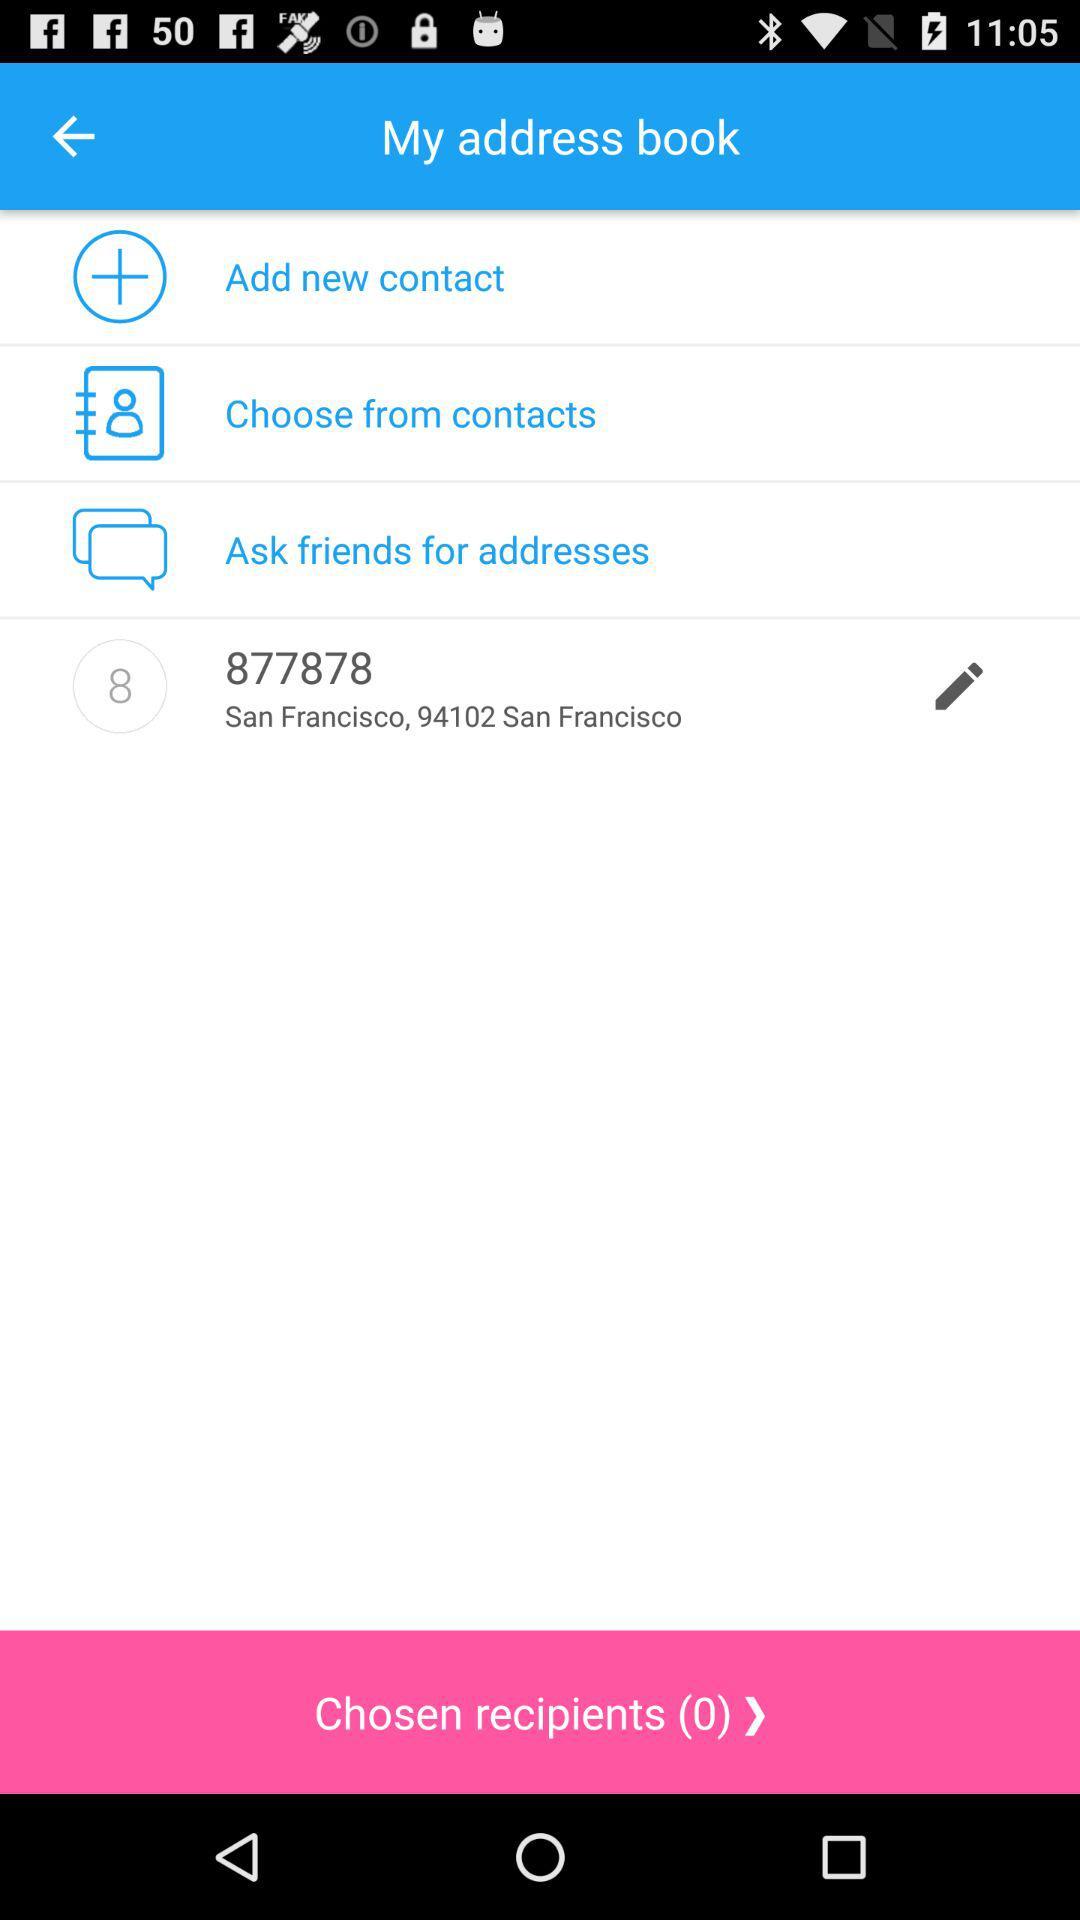 This screenshot has width=1080, height=1920. I want to click on icon next to my address book, so click(72, 135).